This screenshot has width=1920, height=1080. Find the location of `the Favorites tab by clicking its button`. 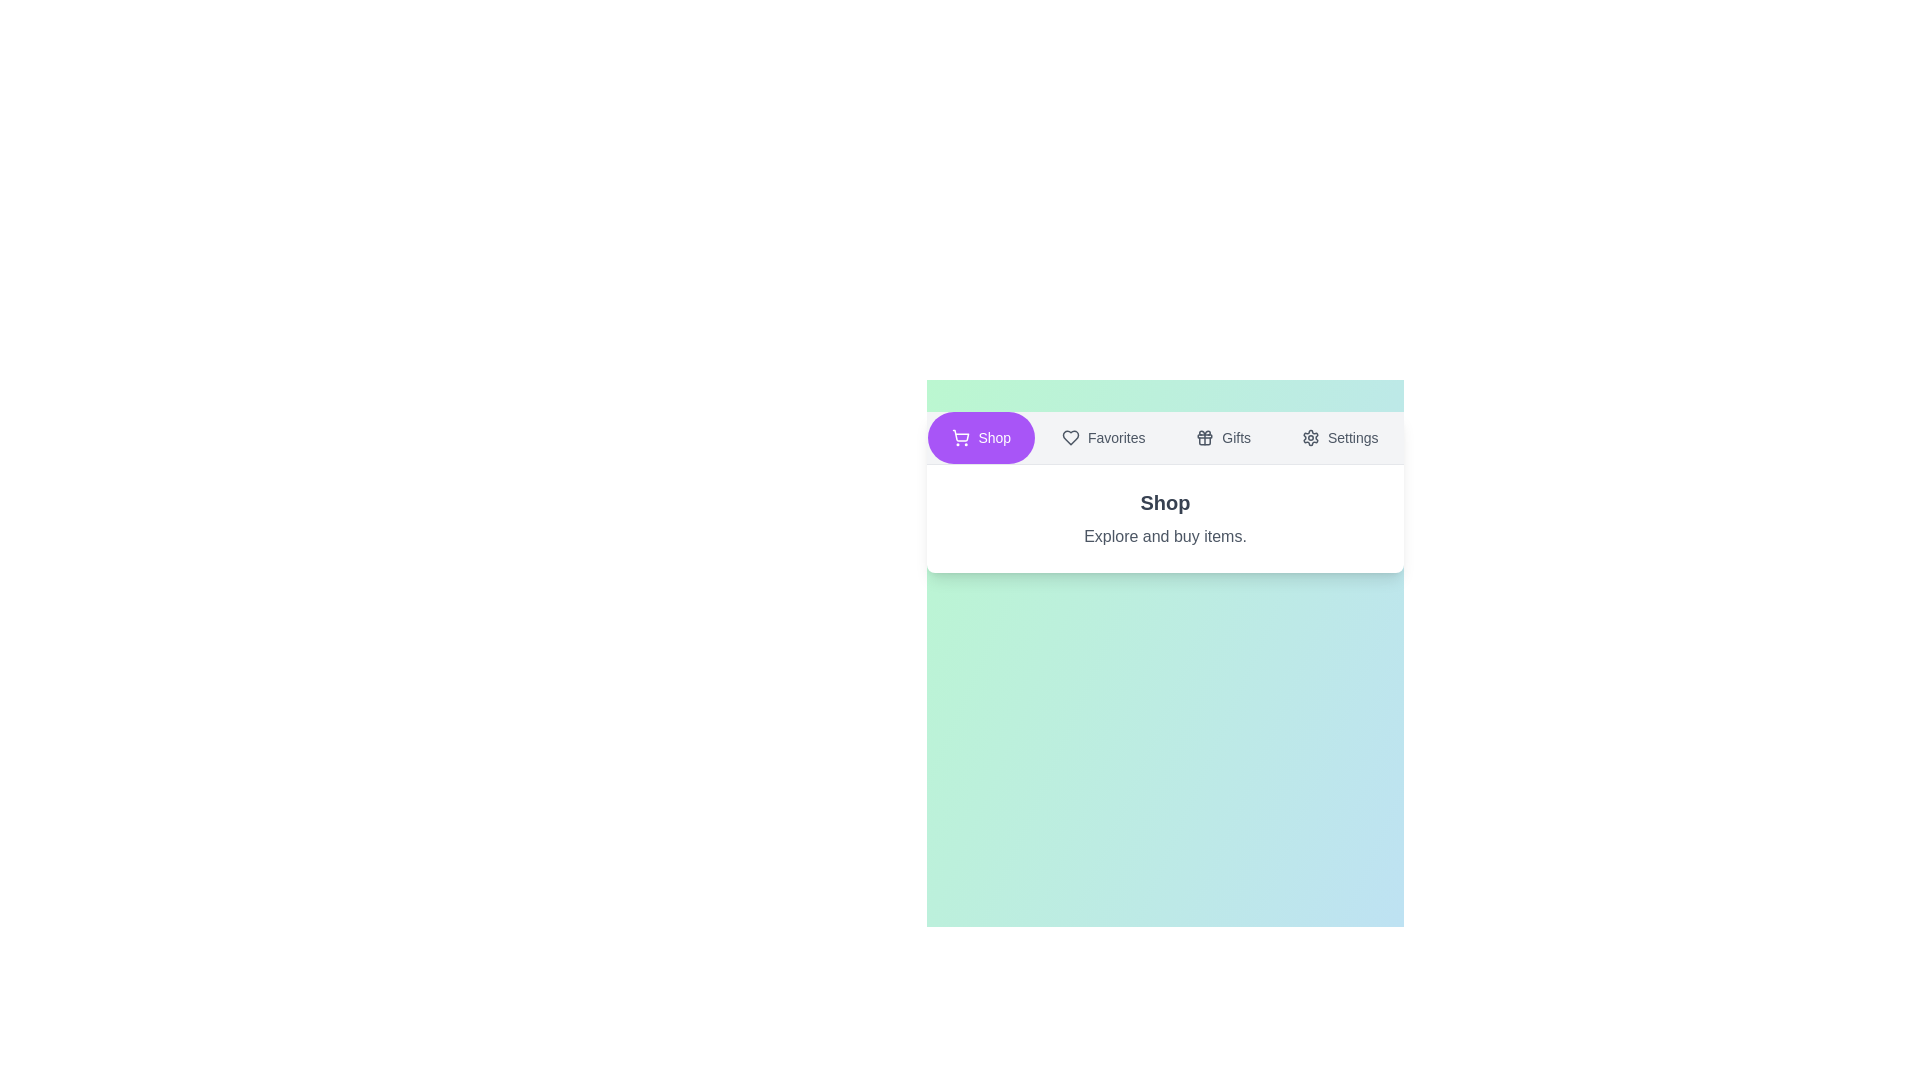

the Favorites tab by clicking its button is located at coordinates (1102, 437).